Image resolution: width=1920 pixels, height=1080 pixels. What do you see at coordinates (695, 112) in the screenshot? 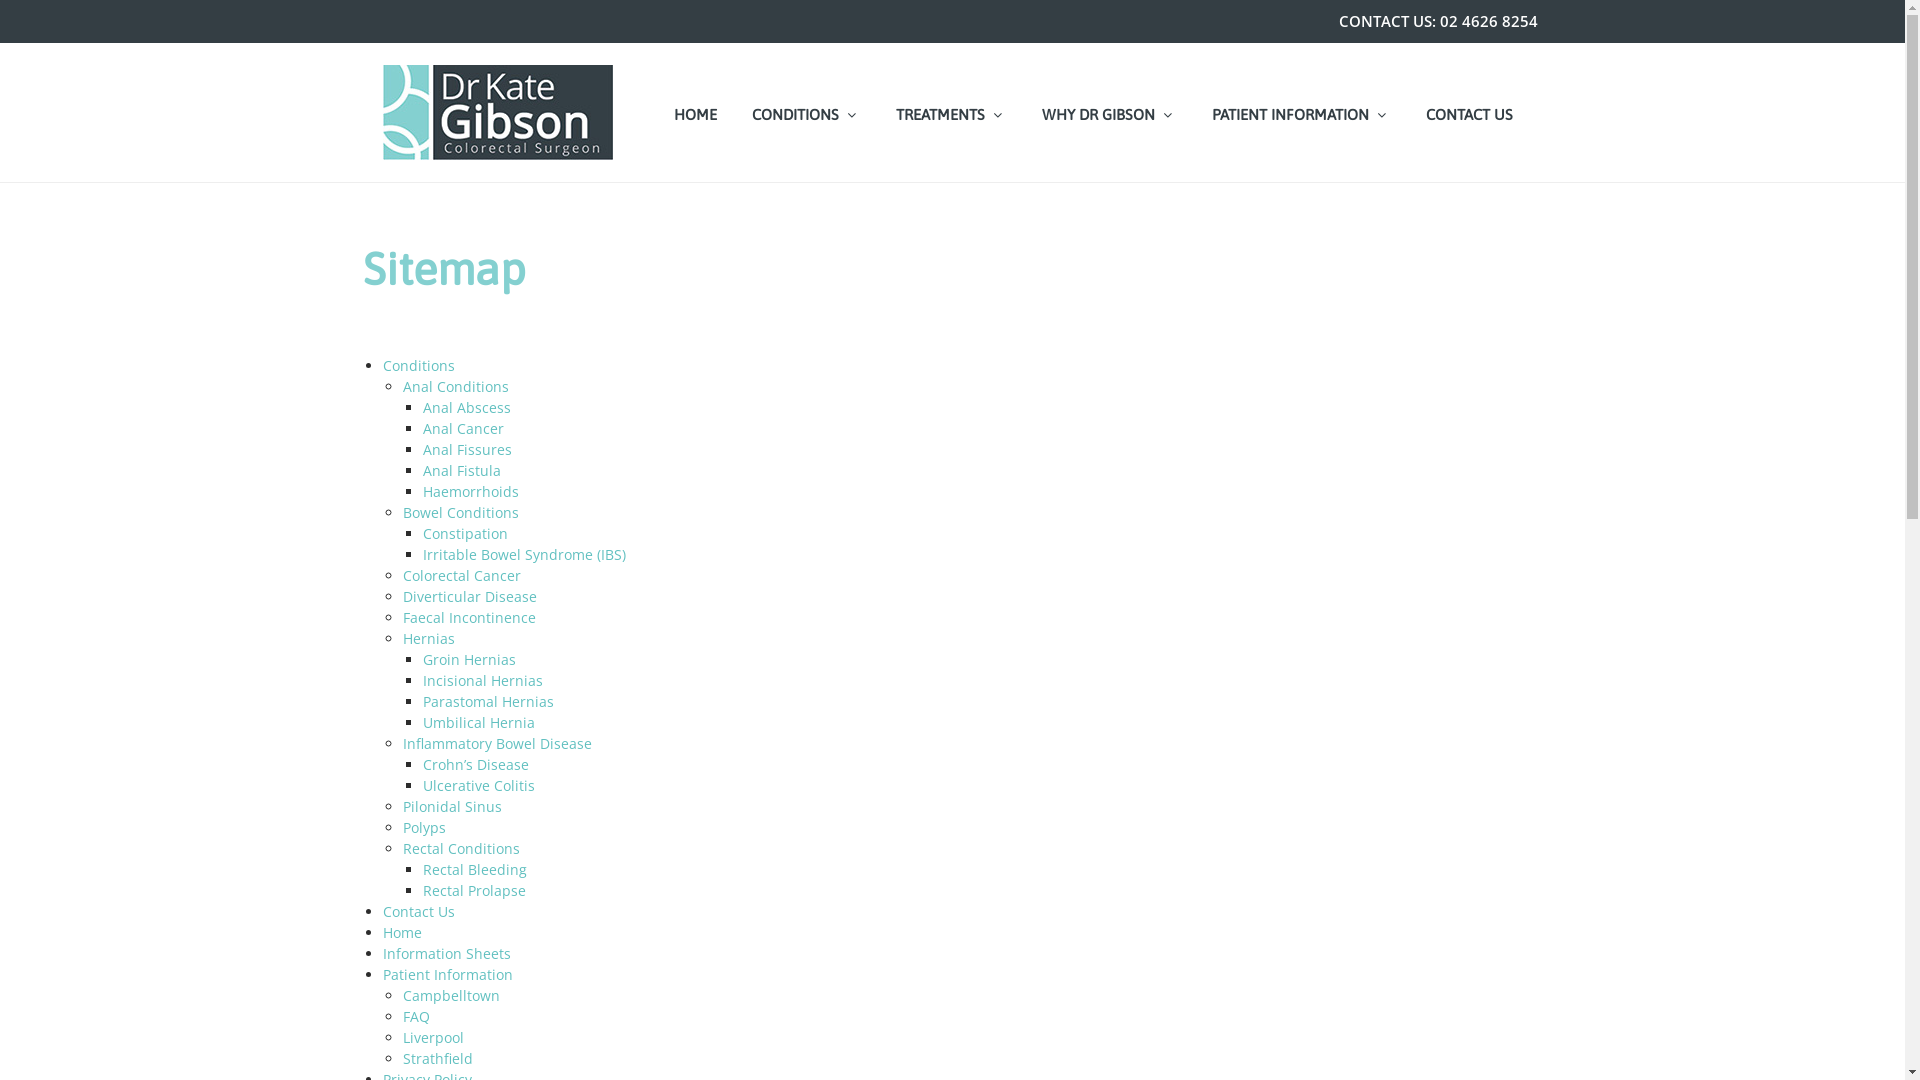
I see `'HOME'` at bounding box center [695, 112].